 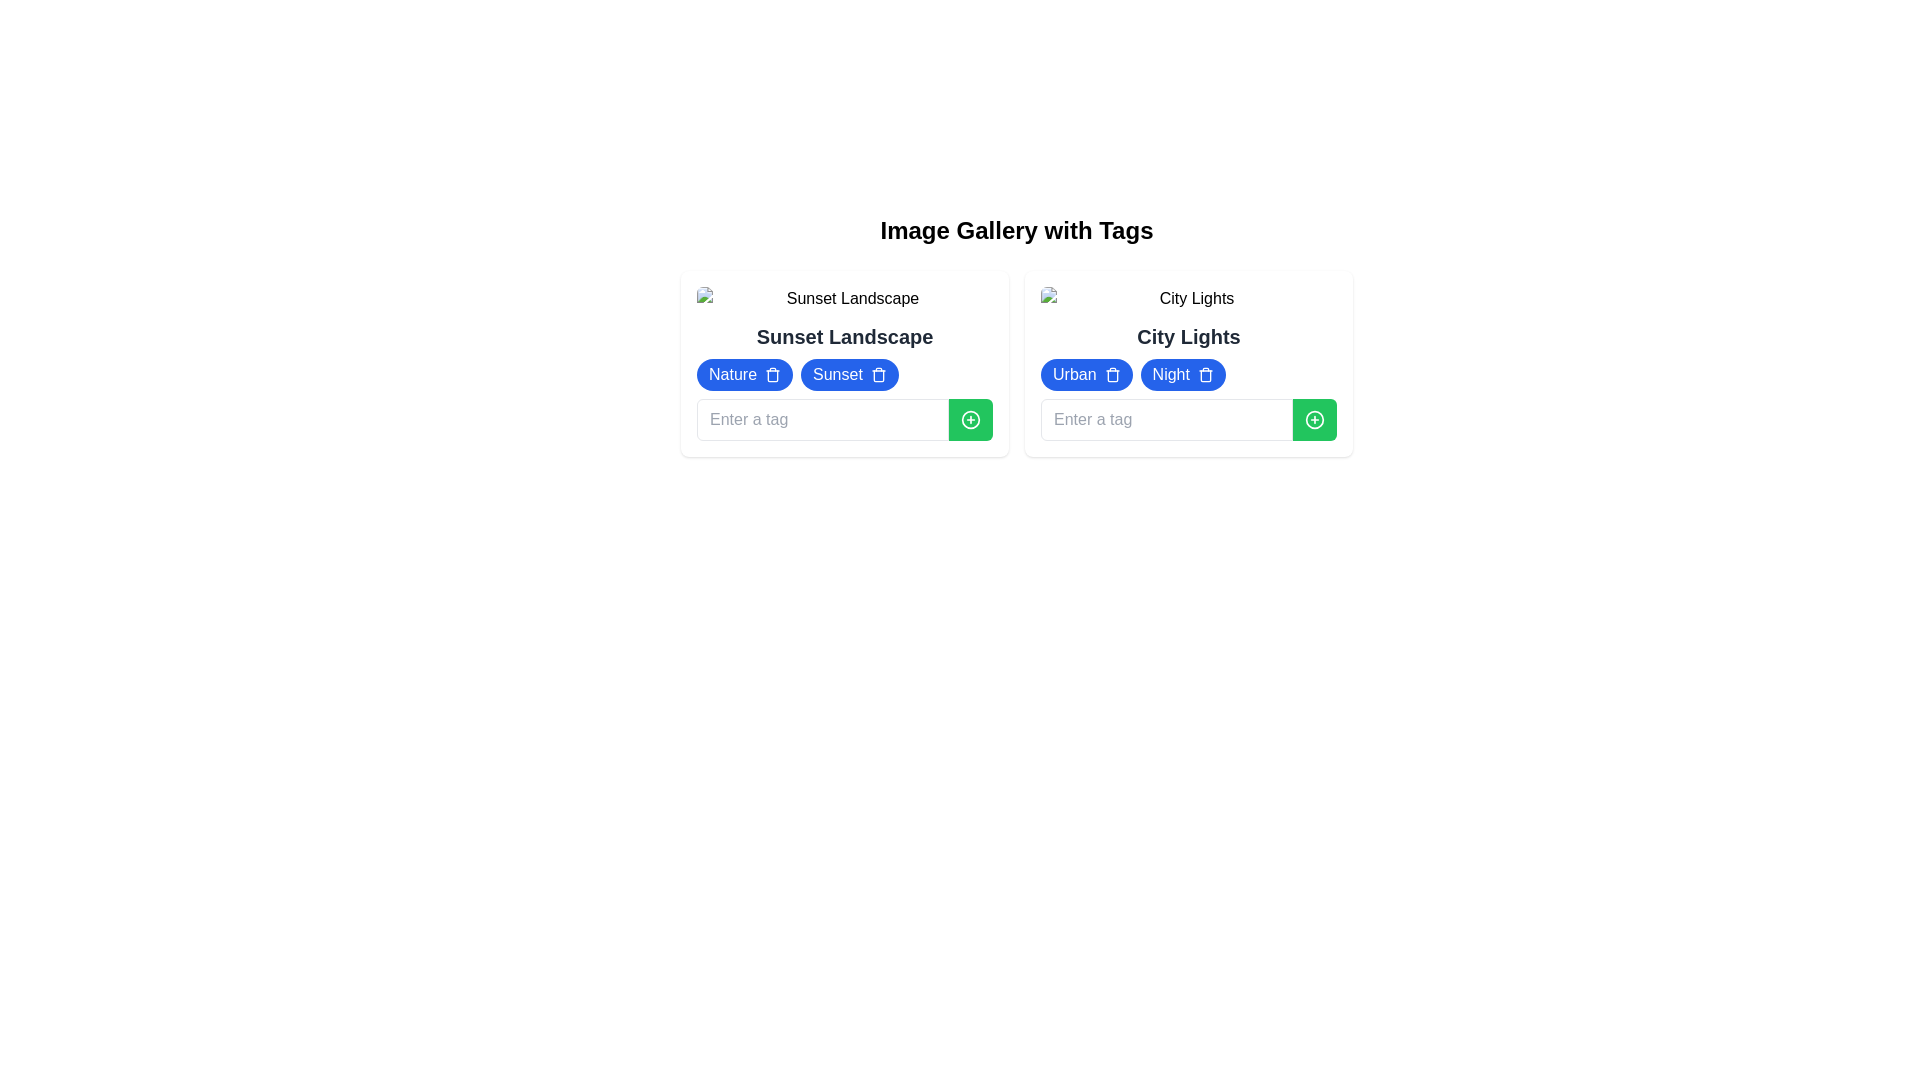 What do you see at coordinates (878, 374) in the screenshot?
I see `the Trash/Remove Action icon located to the right of the 'Sunset' text, which is the second tag in the 'Sunset Landscape' group` at bounding box center [878, 374].